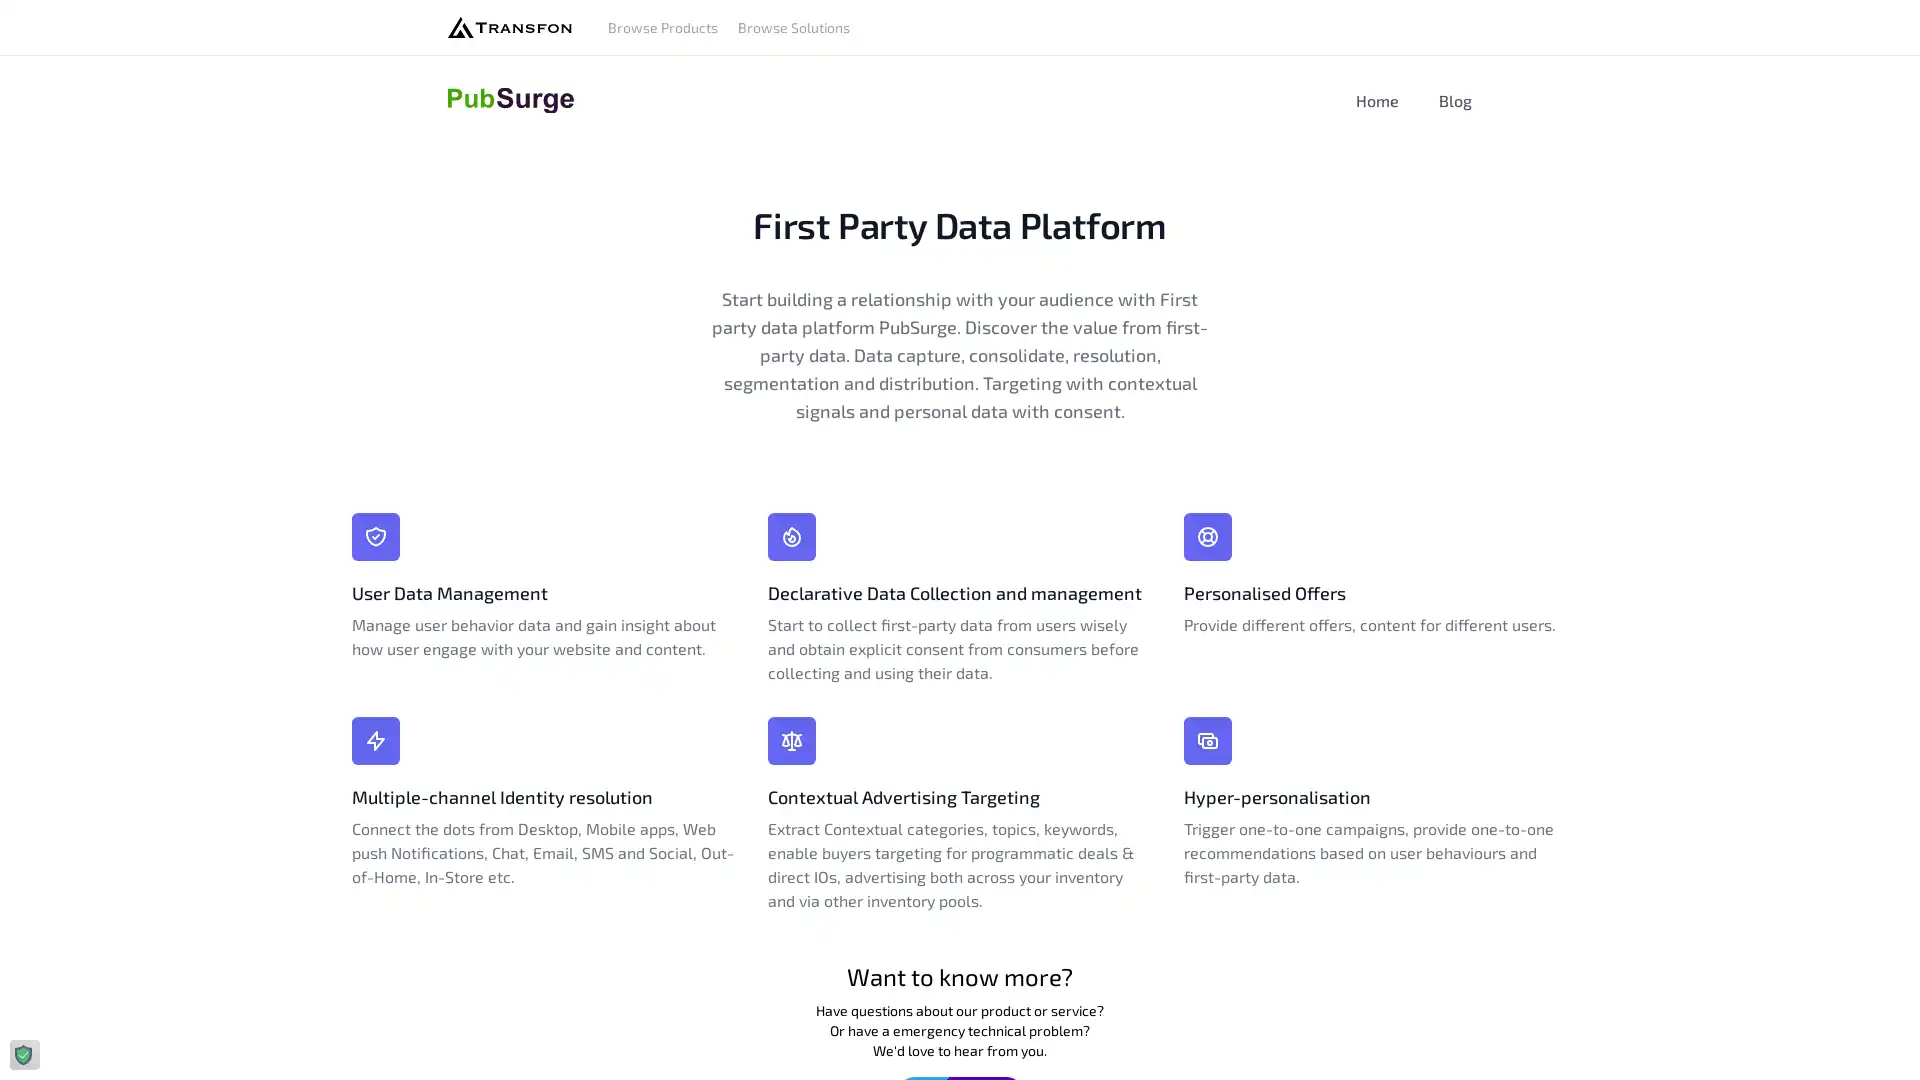 This screenshot has height=1080, width=1920. Describe the element at coordinates (134, 1043) in the screenshot. I see `Do Not Sell My Data` at that location.